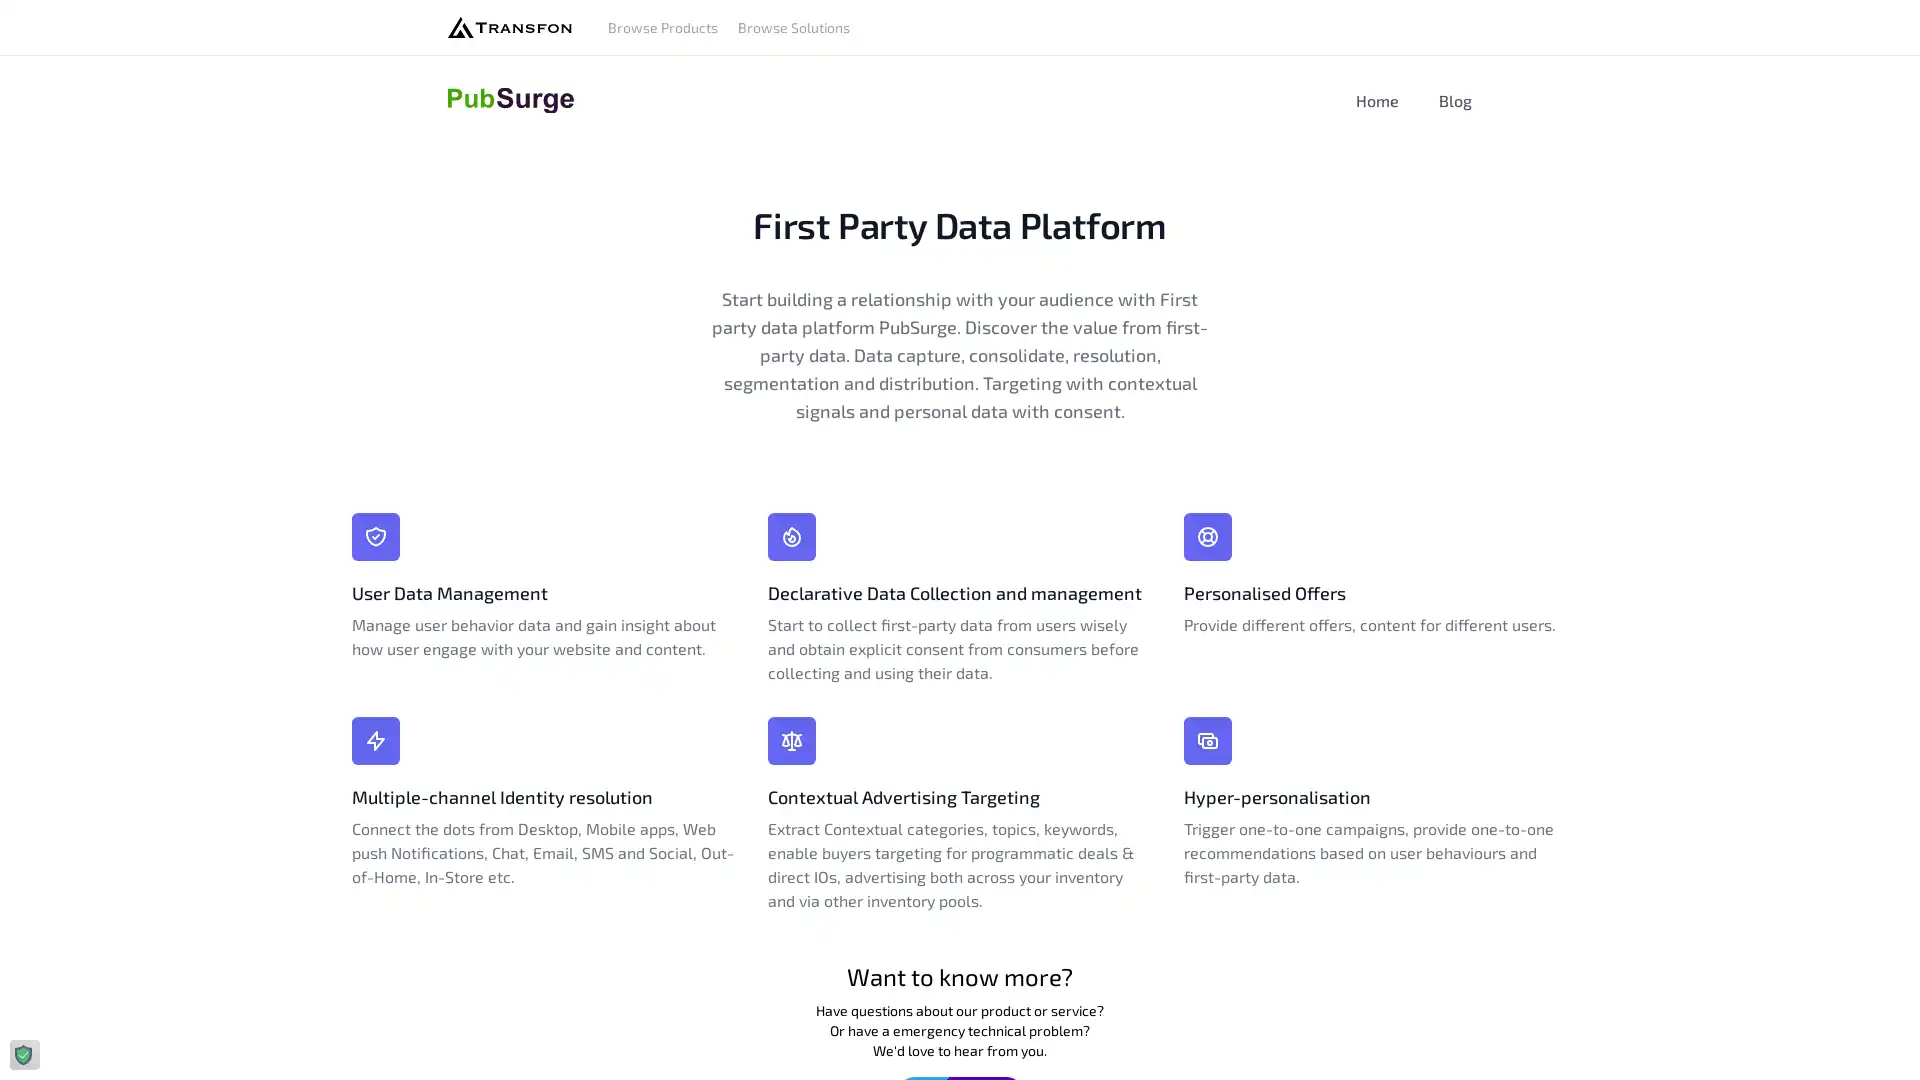 This screenshot has height=1080, width=1920. Describe the element at coordinates (134, 1043) in the screenshot. I see `Do Not Sell My Data` at that location.